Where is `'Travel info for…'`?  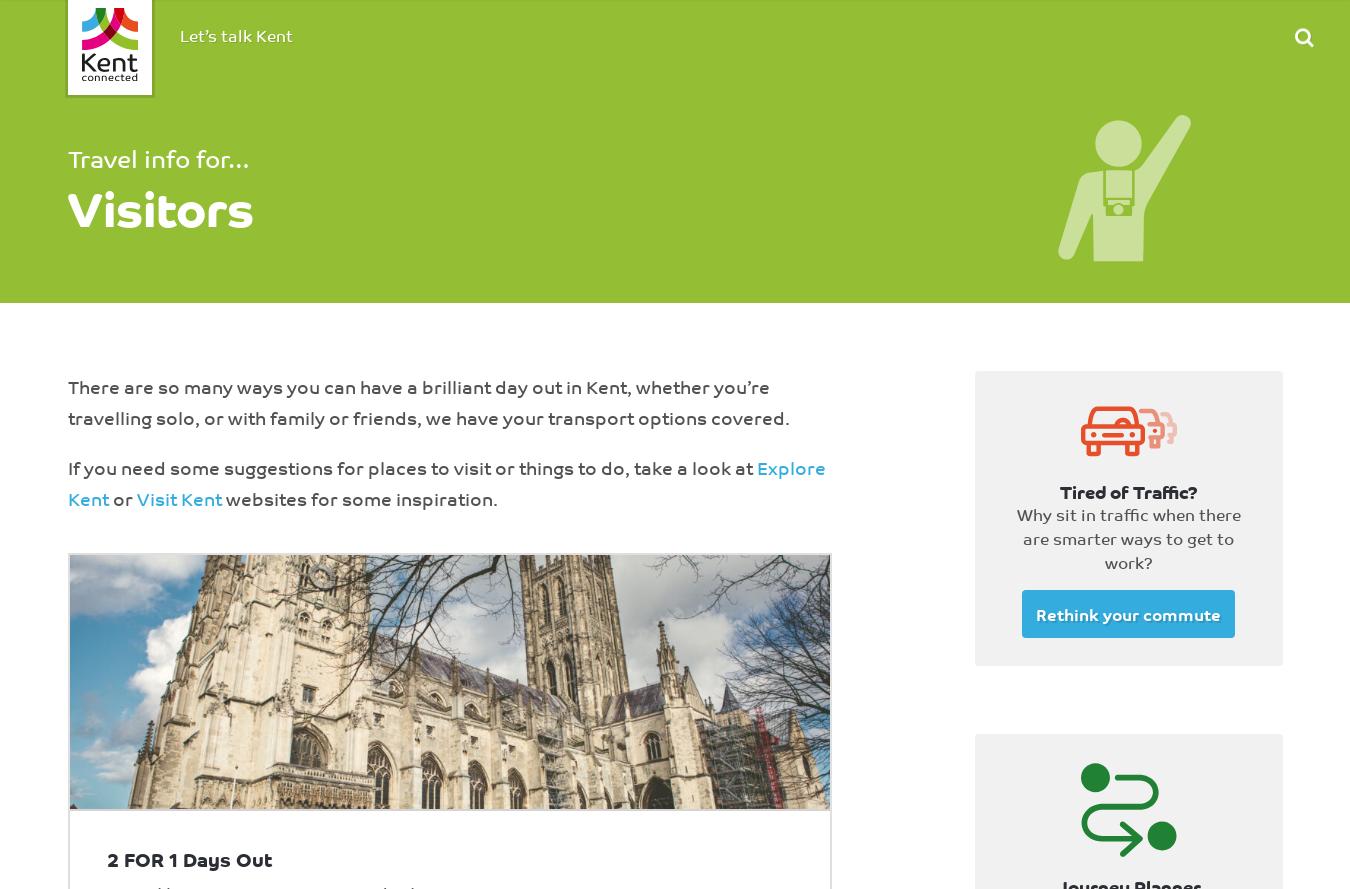 'Travel info for…' is located at coordinates (65, 156).